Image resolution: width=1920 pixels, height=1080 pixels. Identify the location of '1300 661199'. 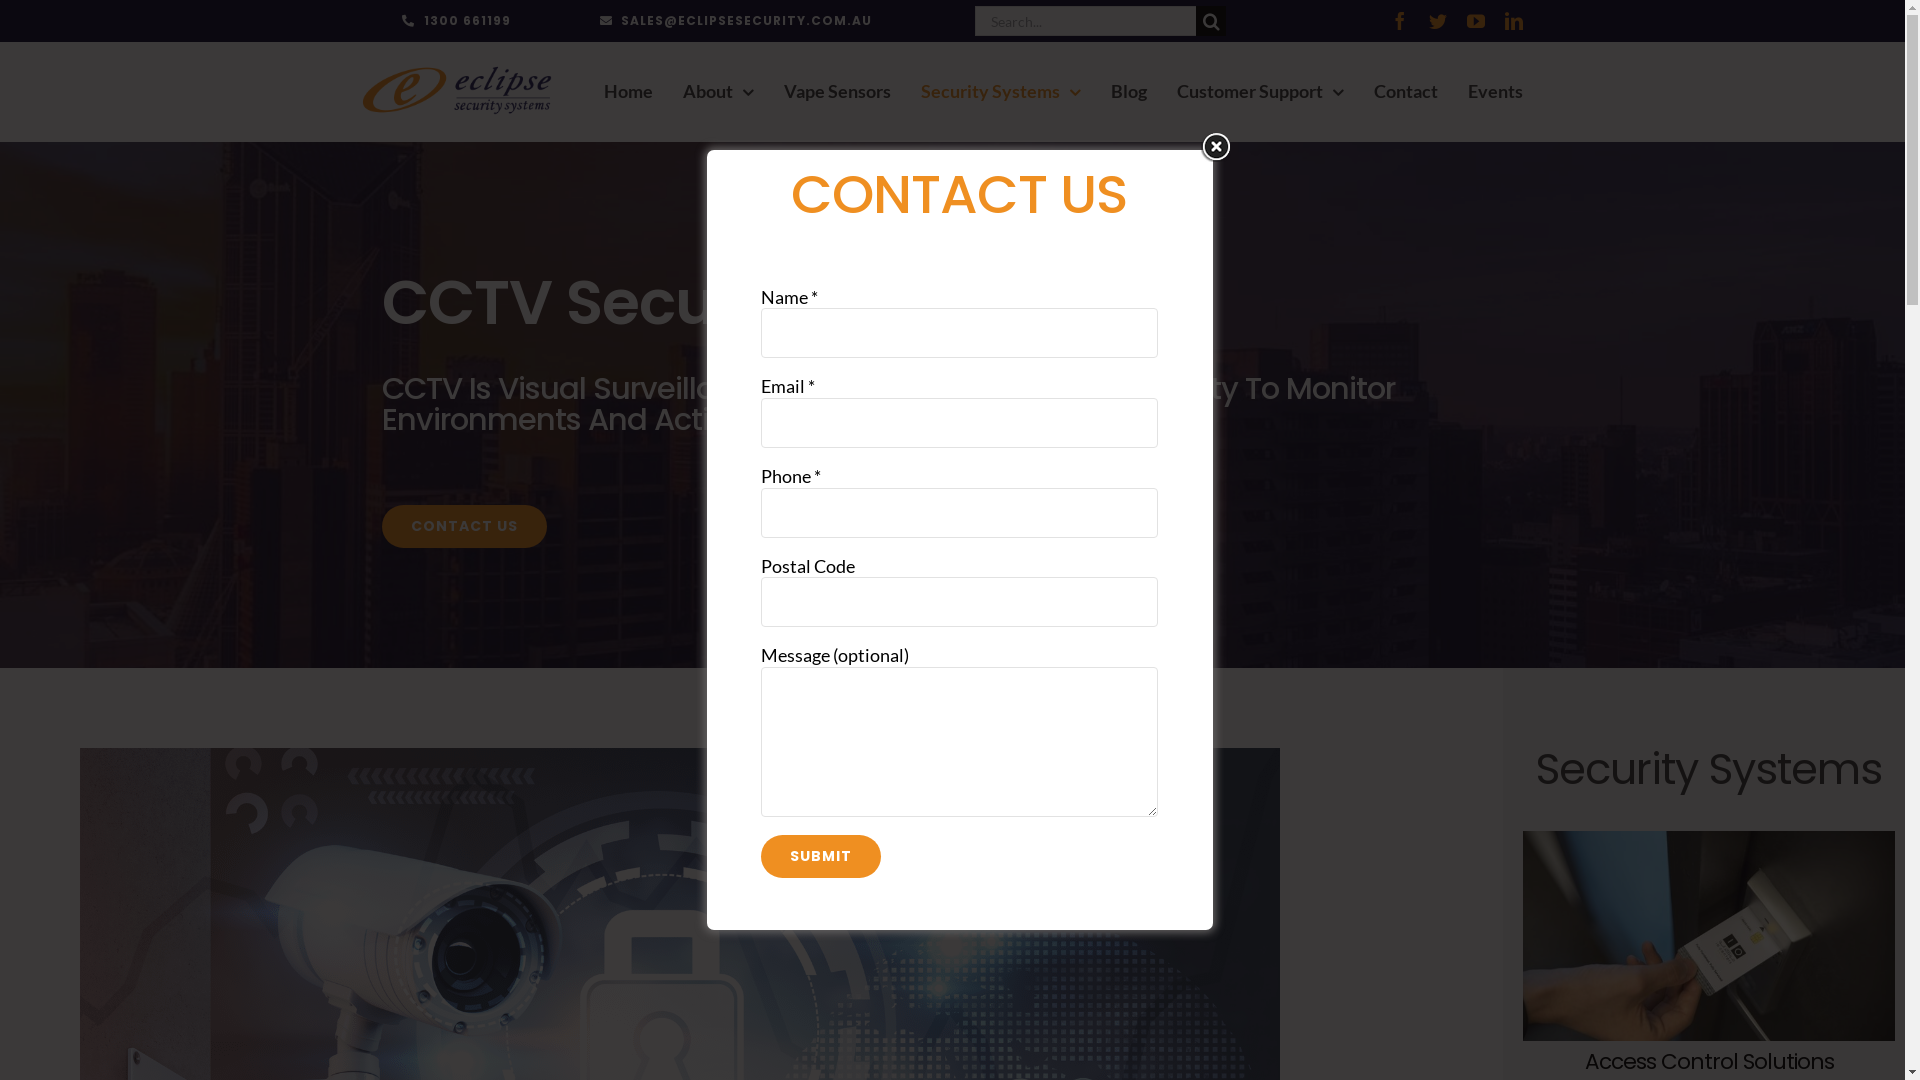
(455, 20).